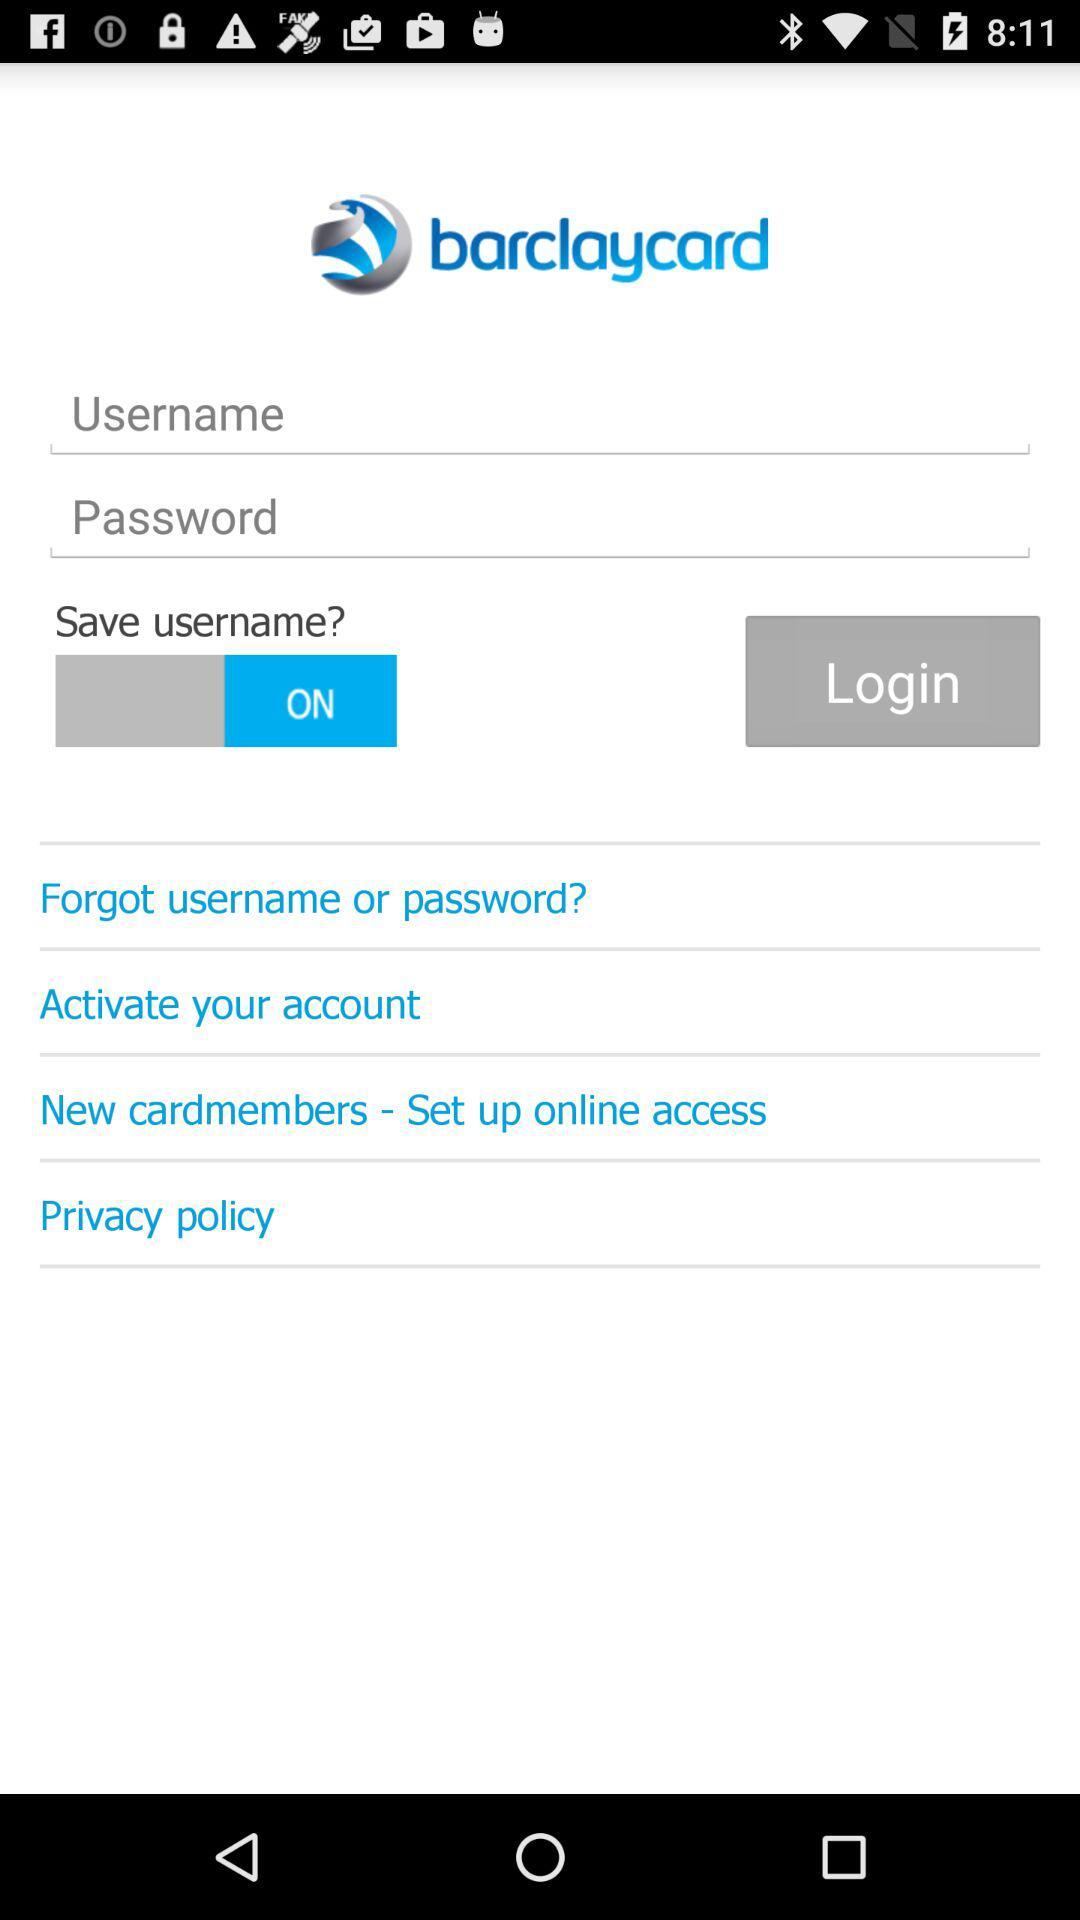  What do you see at coordinates (540, 895) in the screenshot?
I see `the forgot username or` at bounding box center [540, 895].